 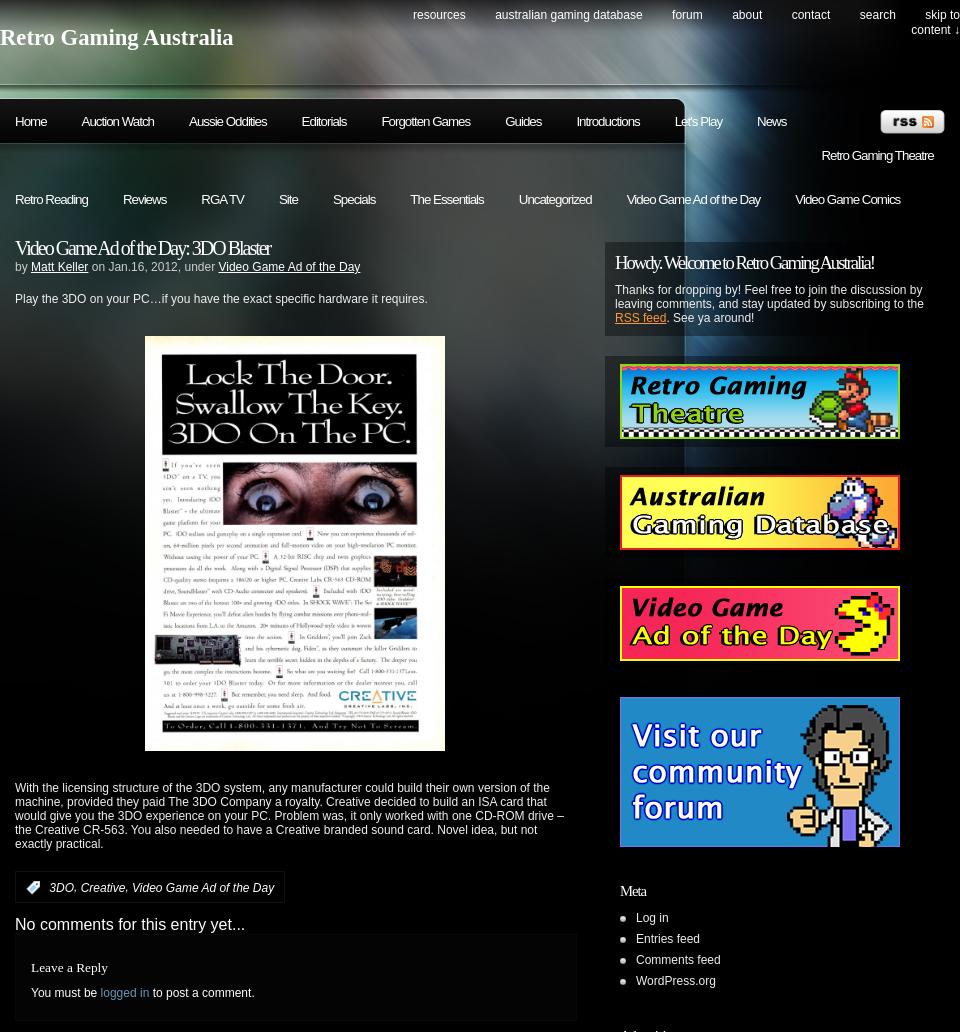 I want to click on 'Leave a Reply', so click(x=69, y=965).